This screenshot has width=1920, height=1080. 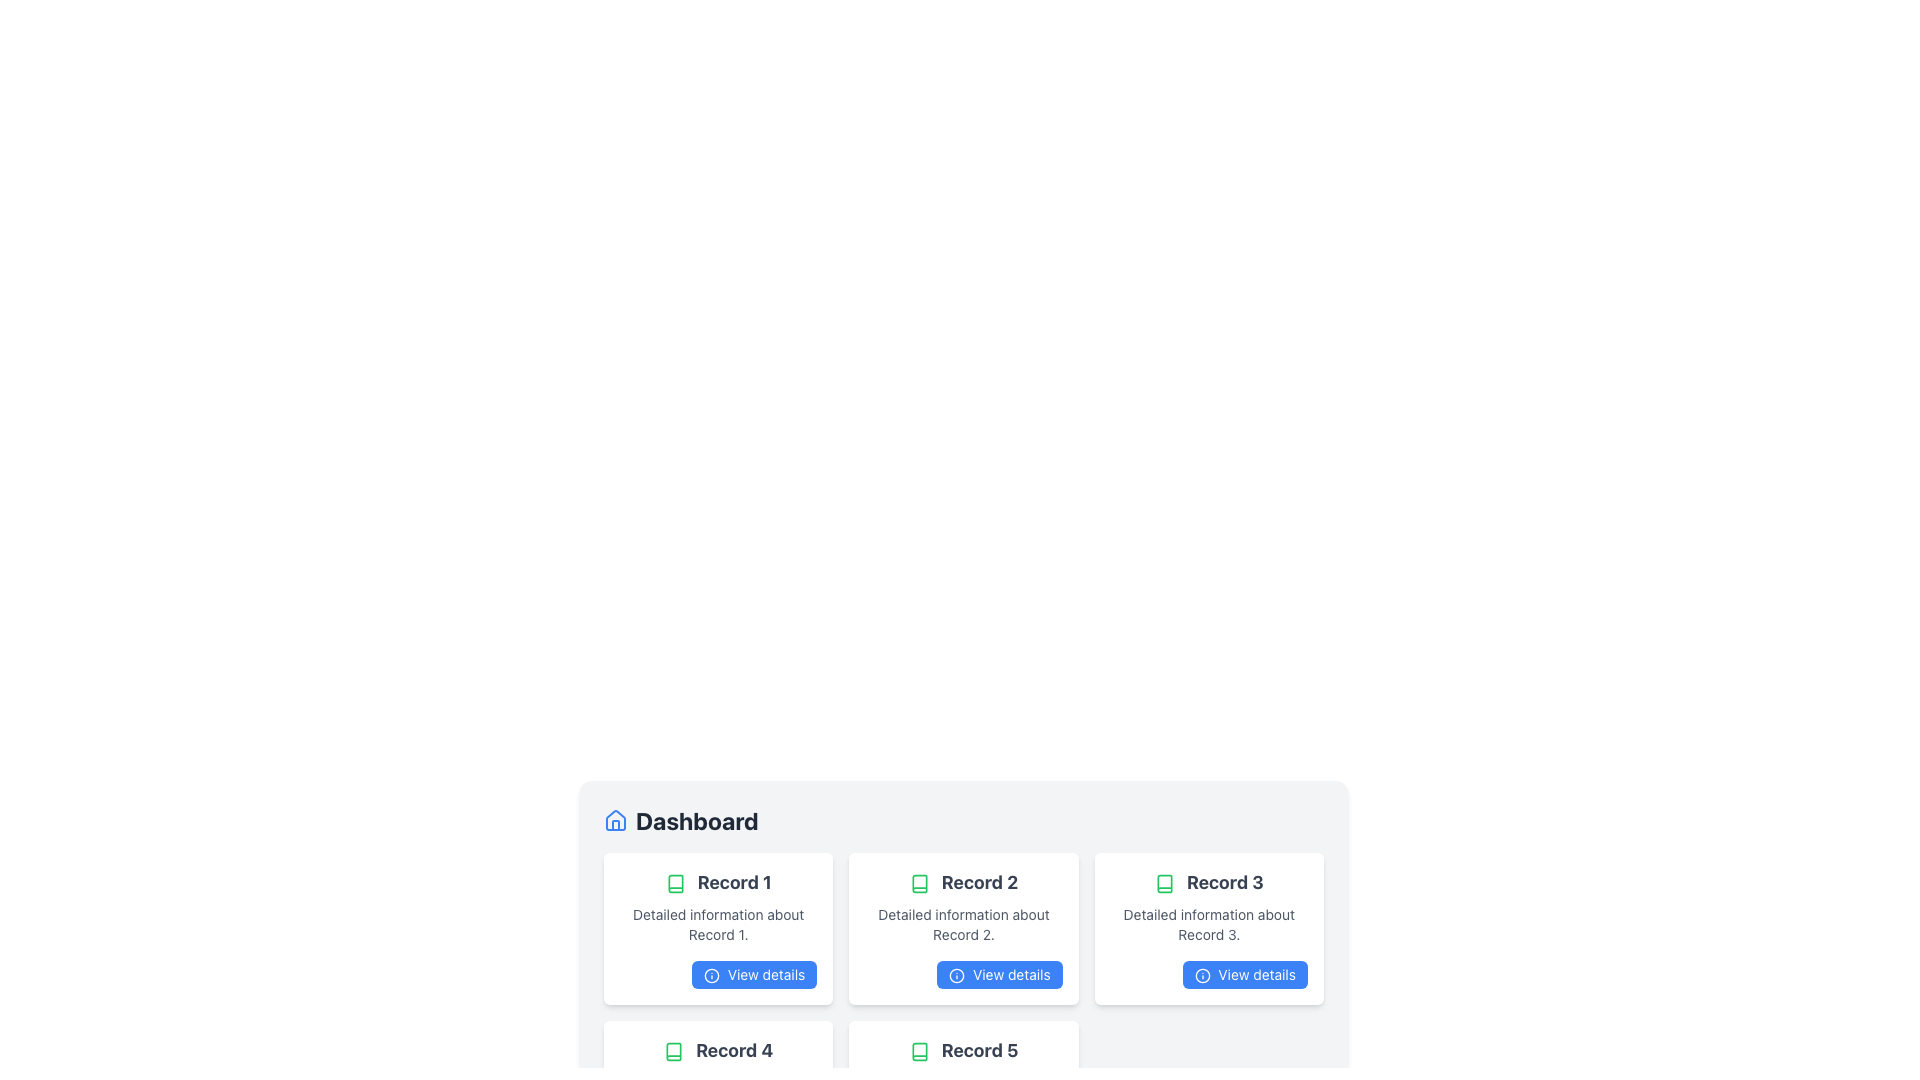 I want to click on the 'View details' button with a blue background and white text, located in the 'Record 2' card, to provide visual feedback, so click(x=964, y=974).